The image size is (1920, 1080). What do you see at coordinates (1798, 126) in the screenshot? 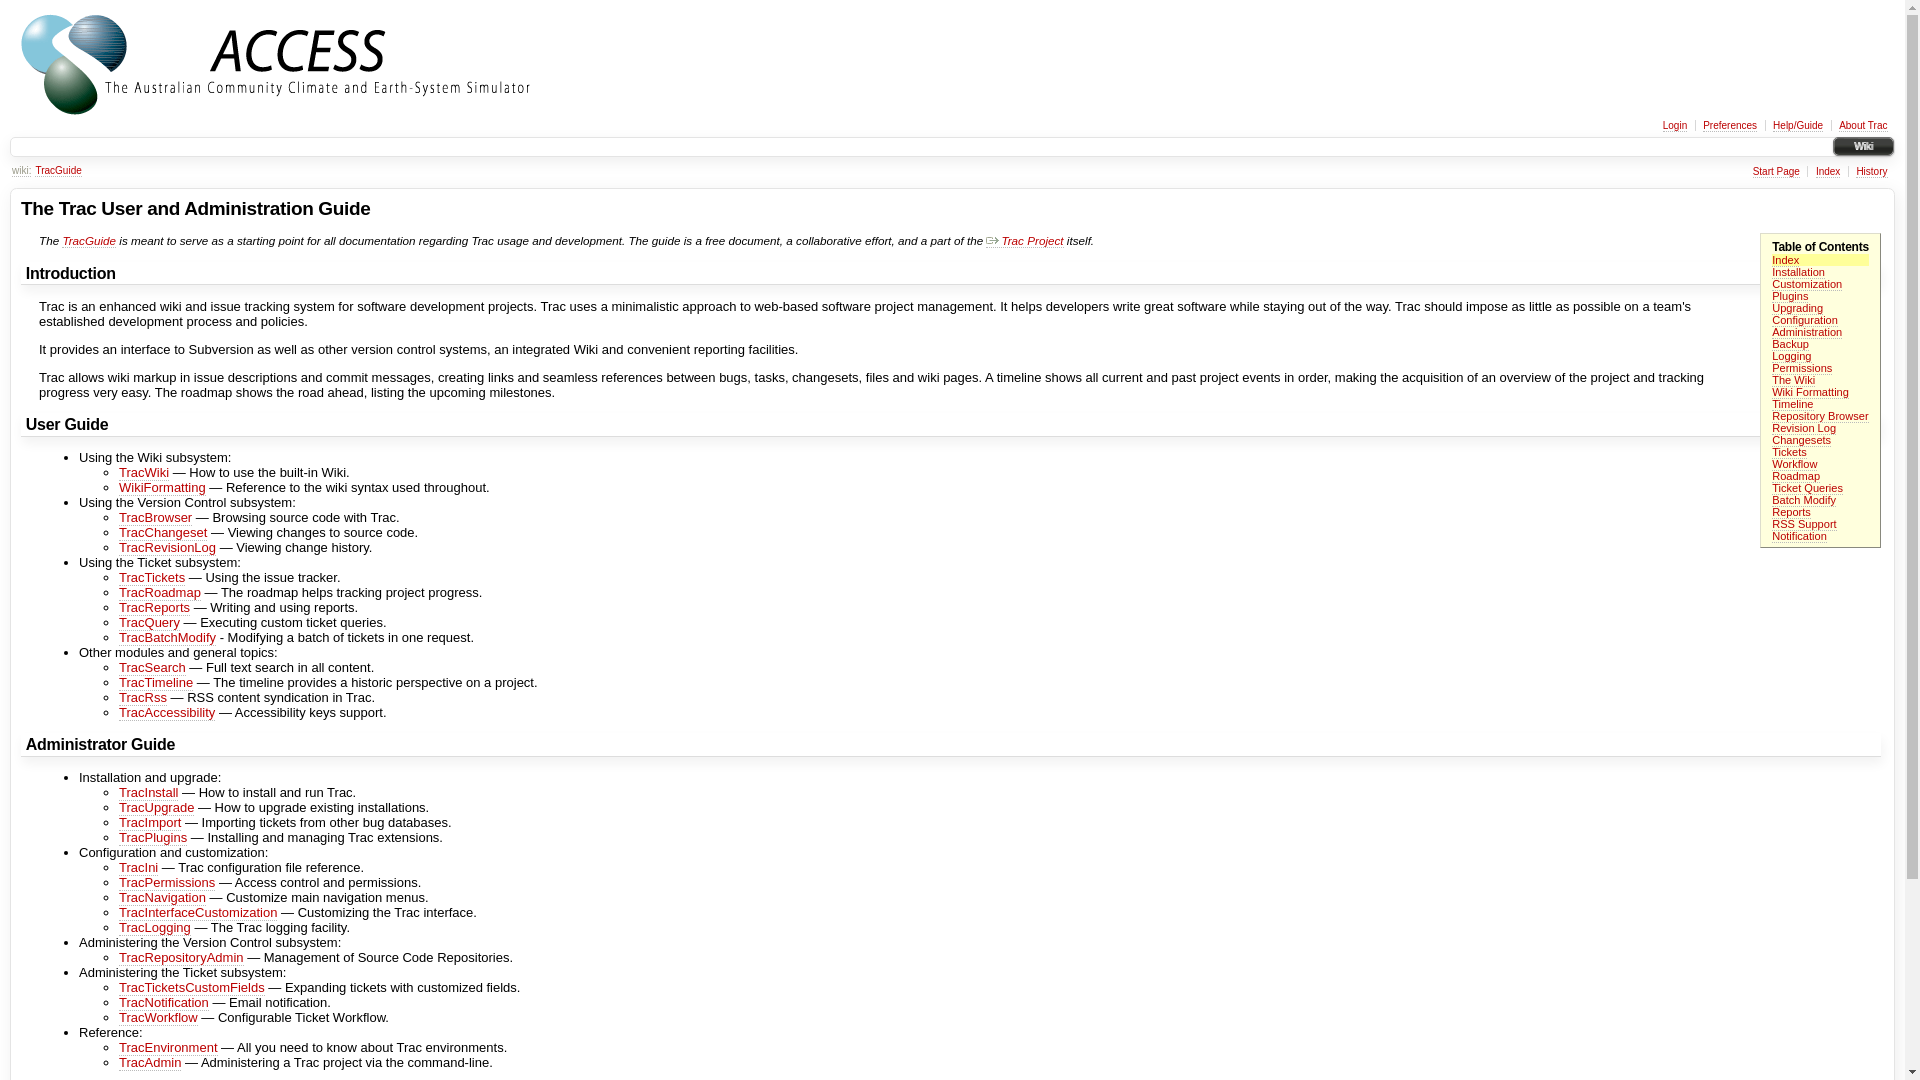
I see `'Help/Guide'` at bounding box center [1798, 126].